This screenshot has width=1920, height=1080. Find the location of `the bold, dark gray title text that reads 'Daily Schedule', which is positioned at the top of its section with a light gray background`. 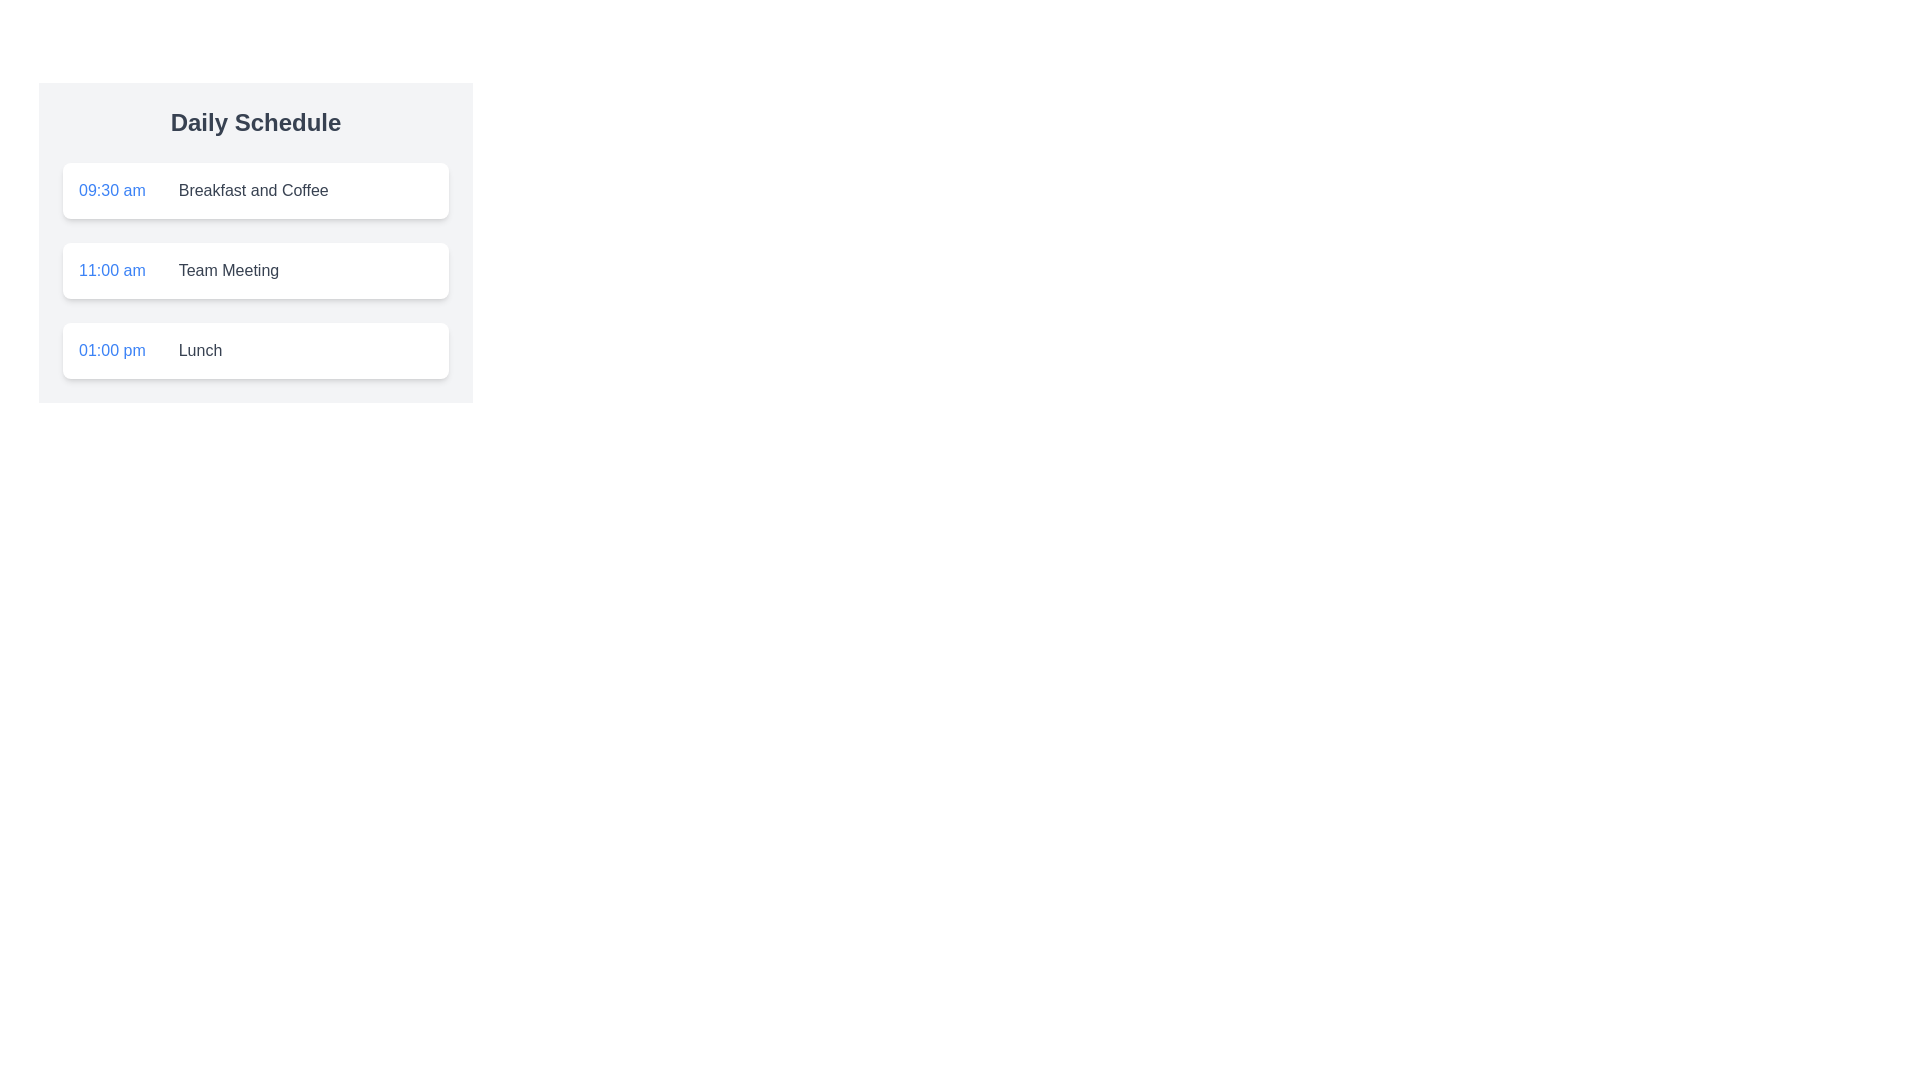

the bold, dark gray title text that reads 'Daily Schedule', which is positioned at the top of its section with a light gray background is located at coordinates (254, 123).